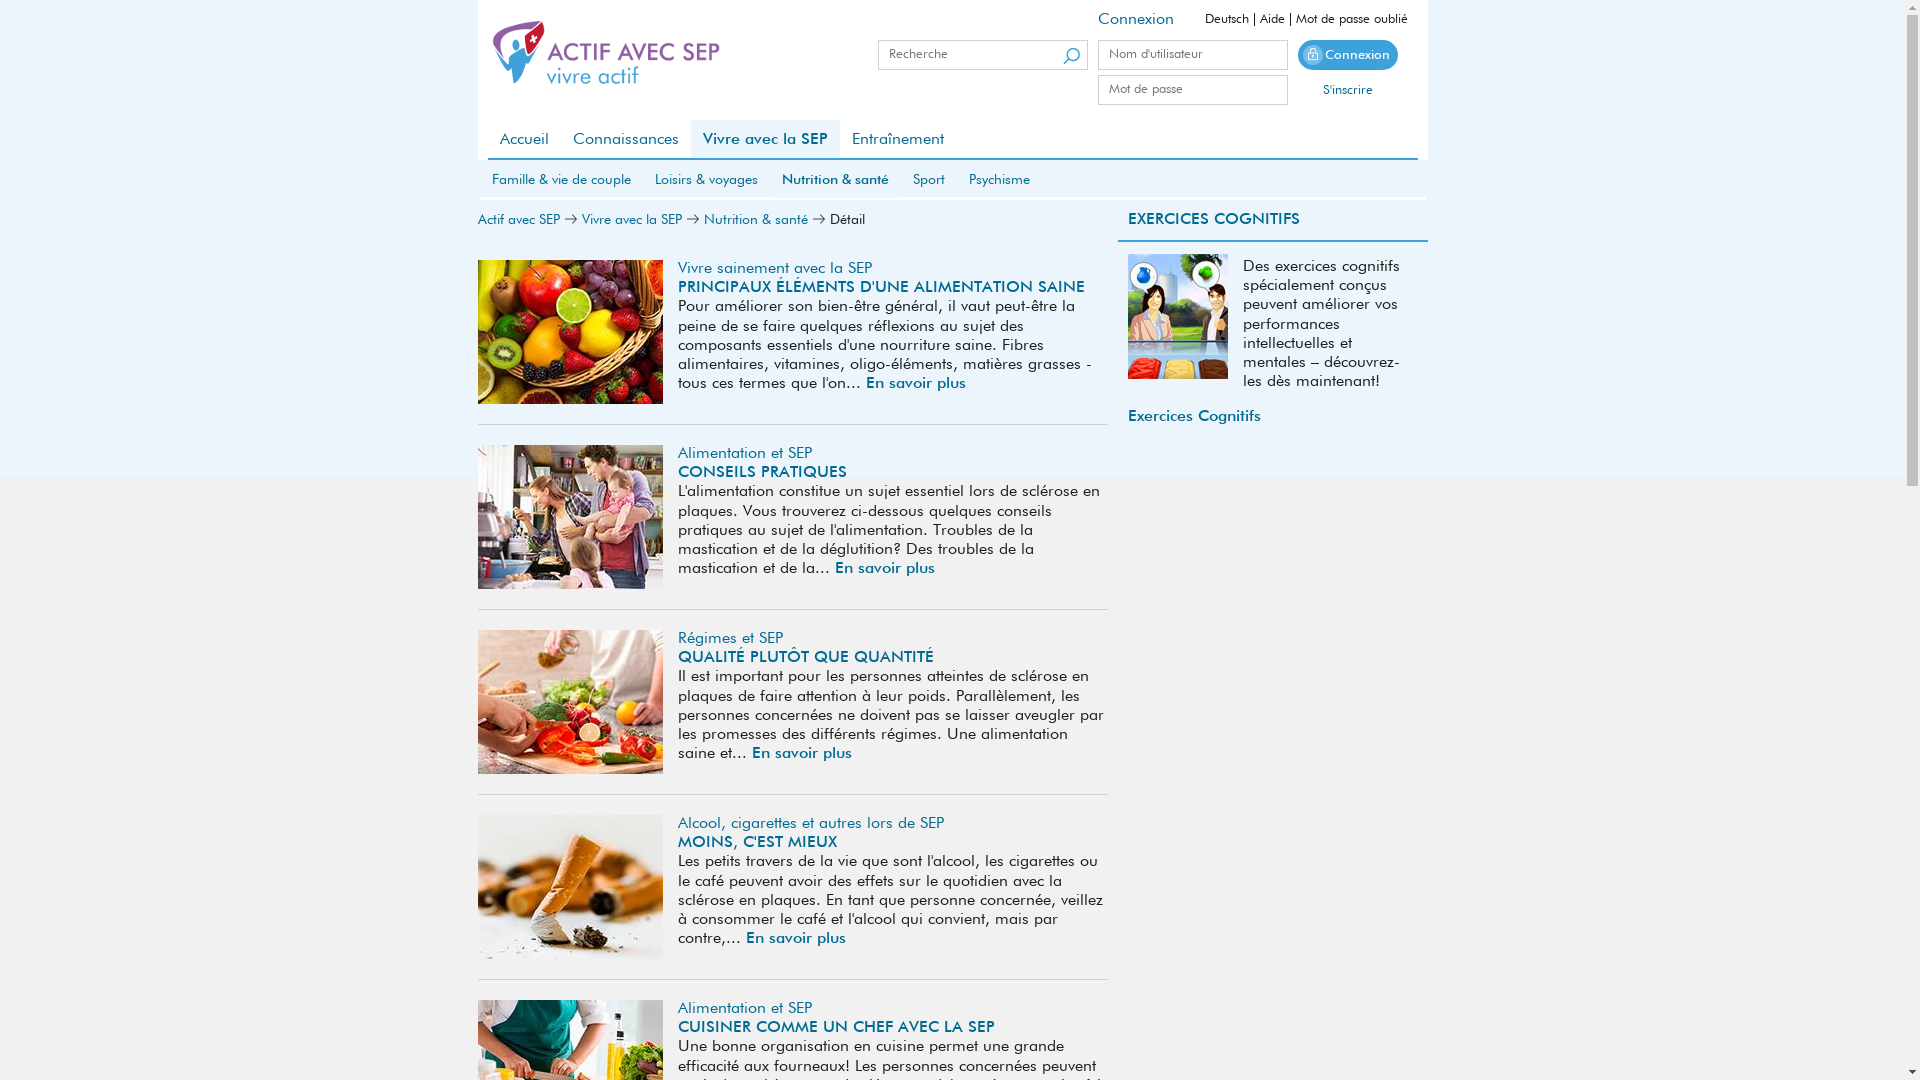 The height and width of the screenshot is (1080, 1920). Describe the element at coordinates (705, 180) in the screenshot. I see `'Loisirs & voyages'` at that location.